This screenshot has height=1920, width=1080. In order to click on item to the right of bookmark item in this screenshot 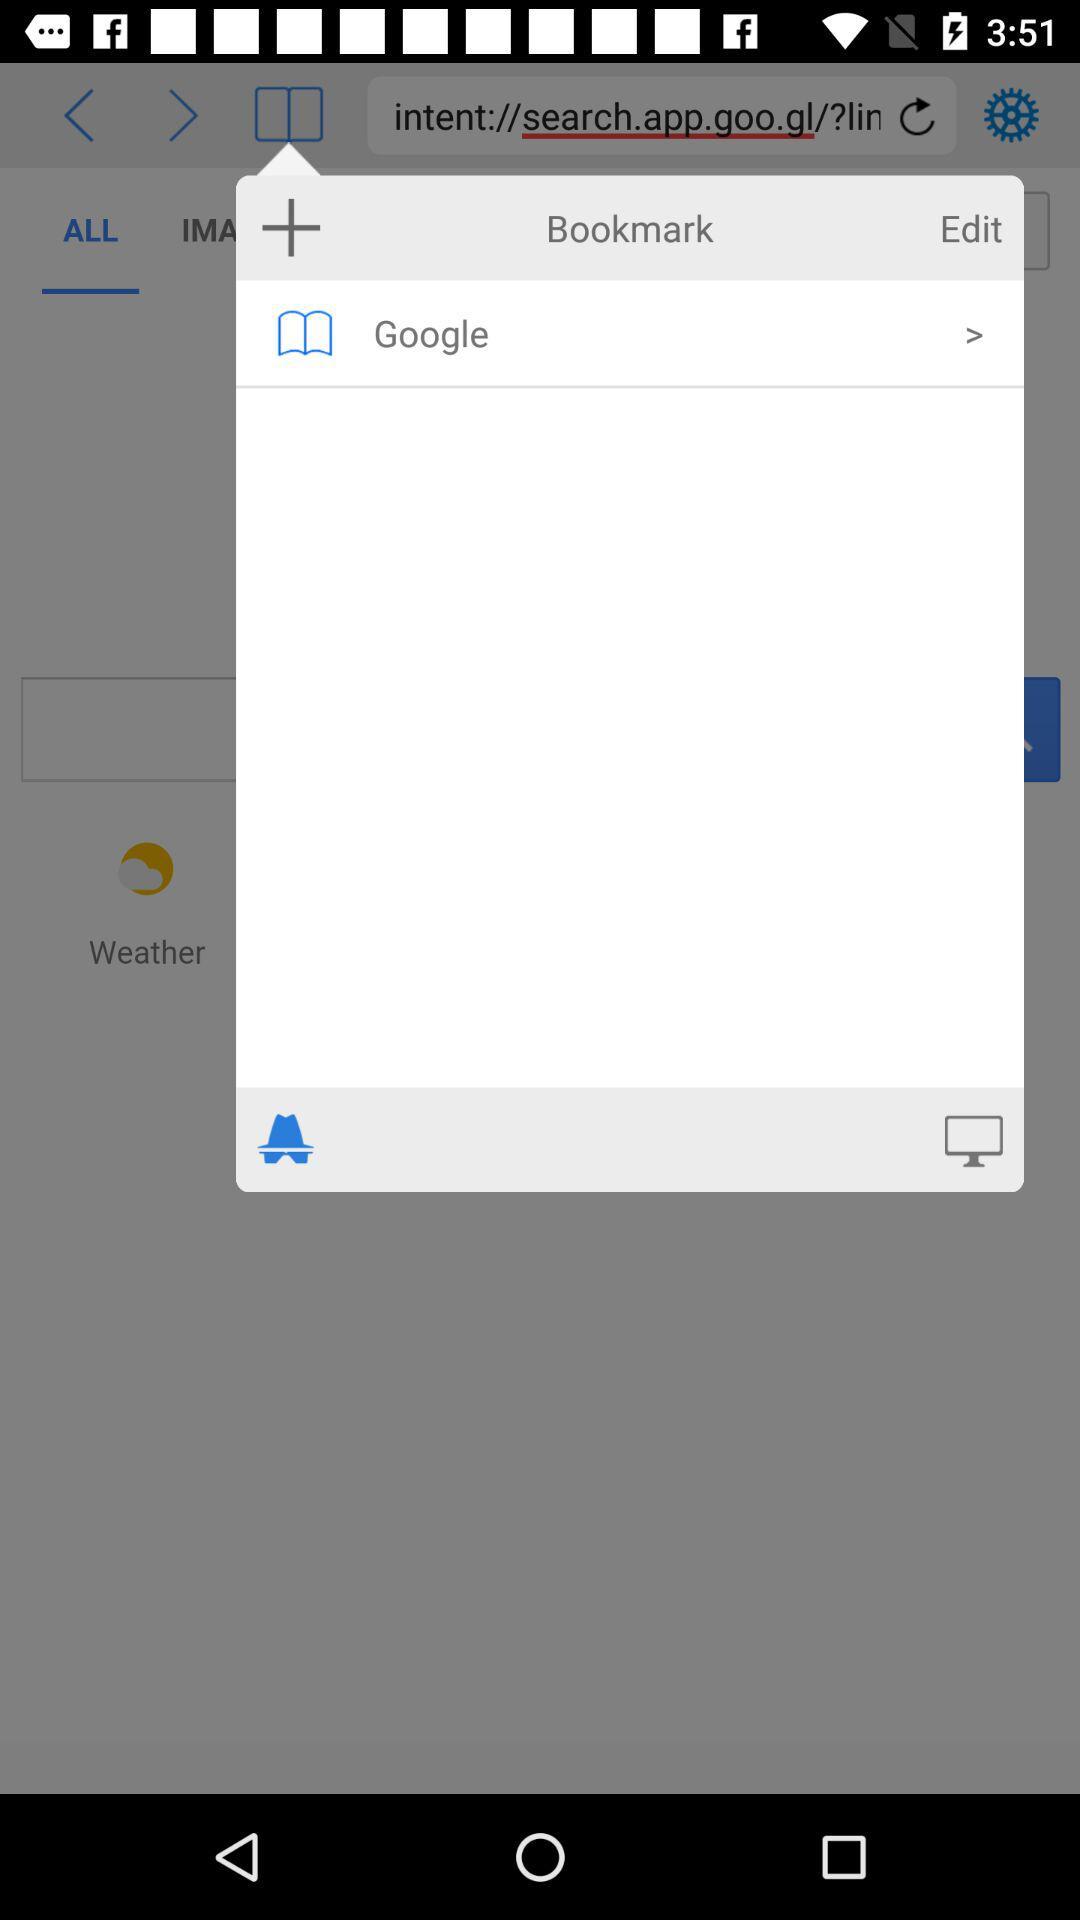, I will do `click(970, 228)`.